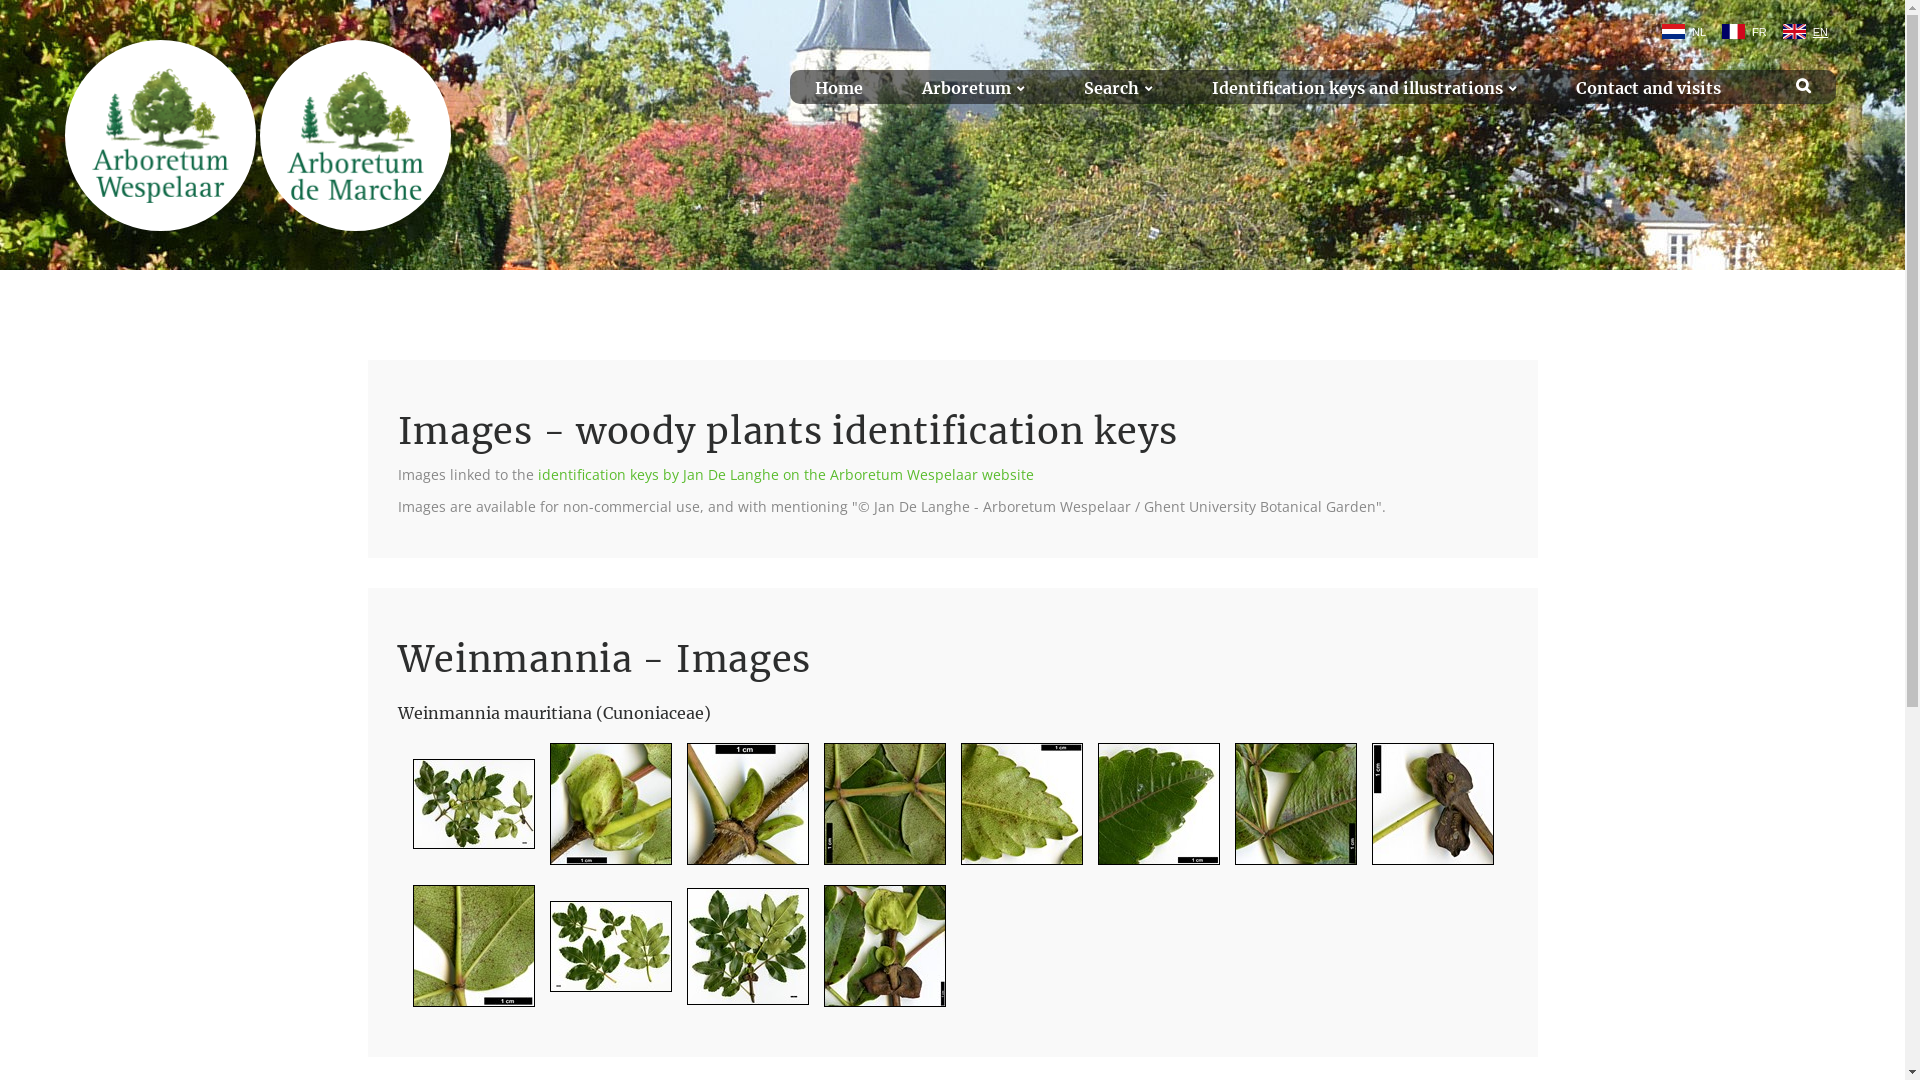 The image size is (1920, 1080). I want to click on 'Search', so click(1117, 87).